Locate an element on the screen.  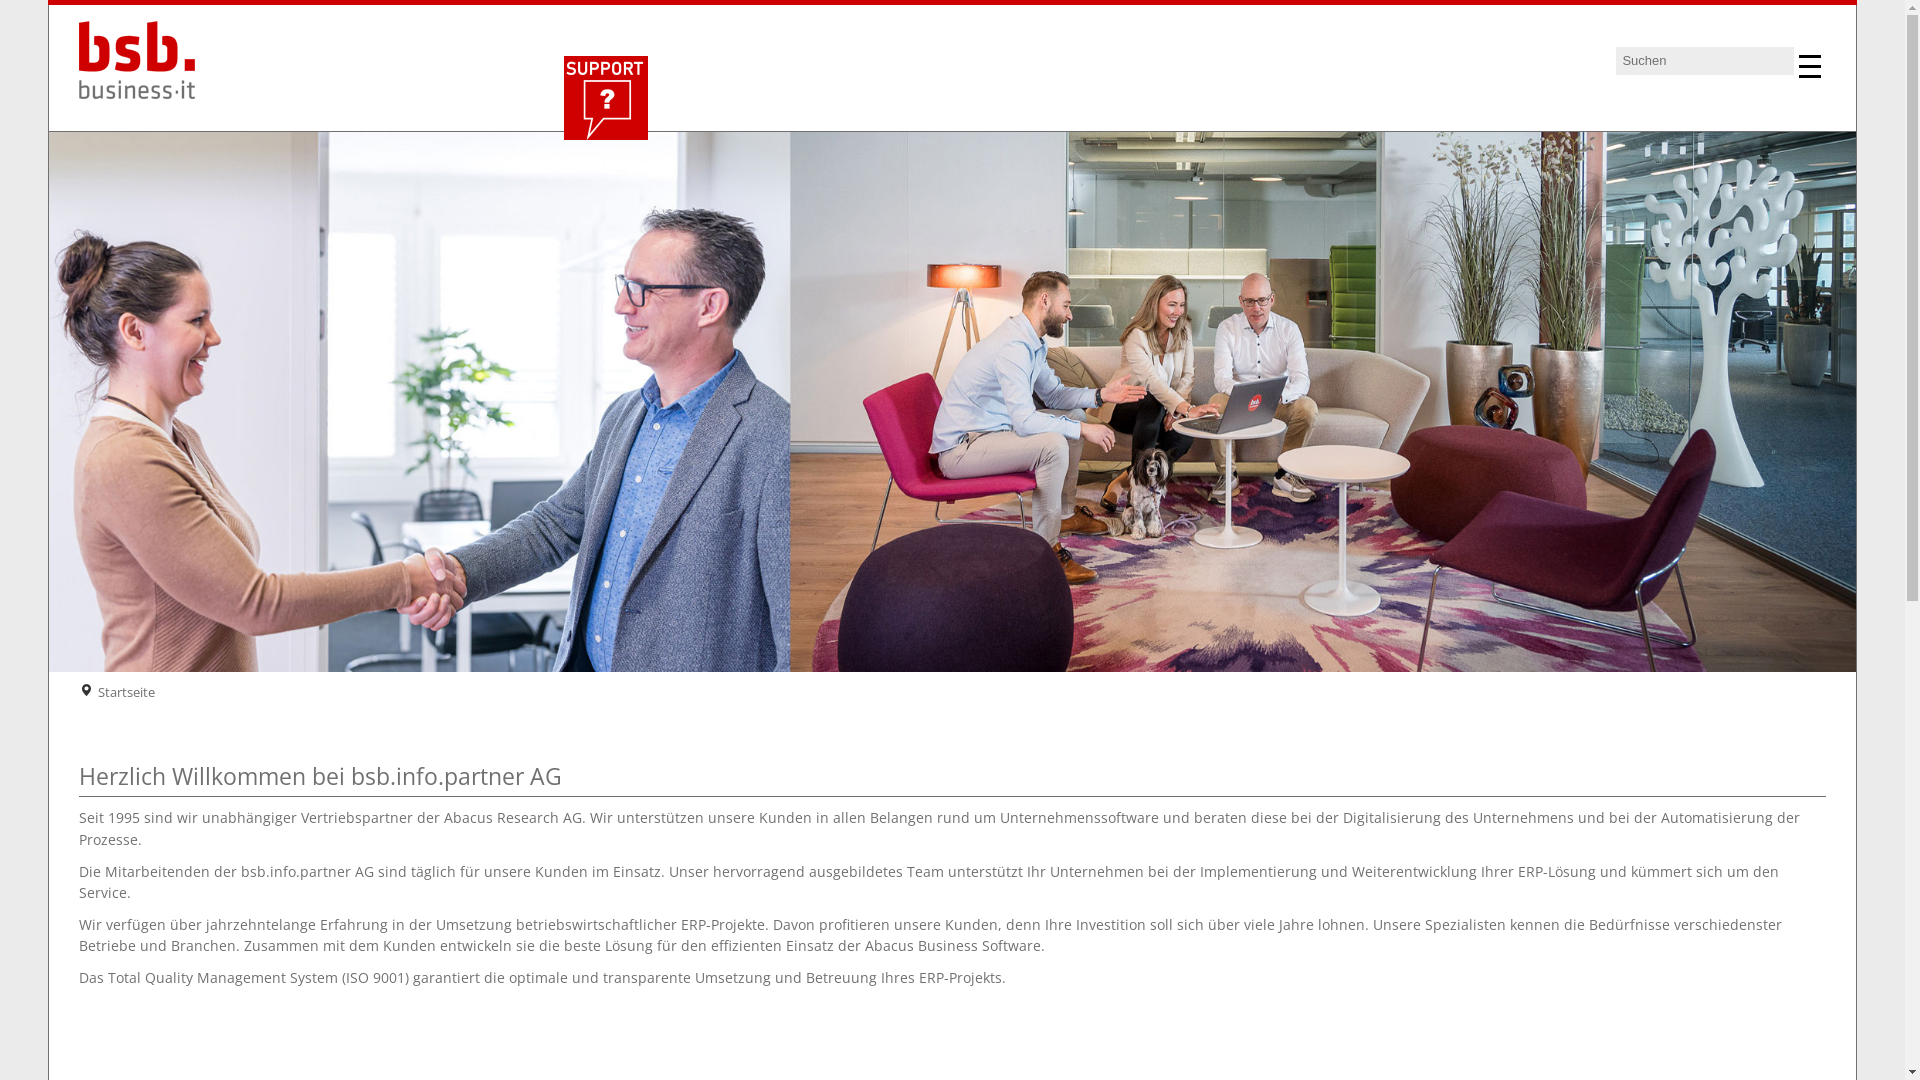
'bsb.info.partner AG' is located at coordinates (145, 64).